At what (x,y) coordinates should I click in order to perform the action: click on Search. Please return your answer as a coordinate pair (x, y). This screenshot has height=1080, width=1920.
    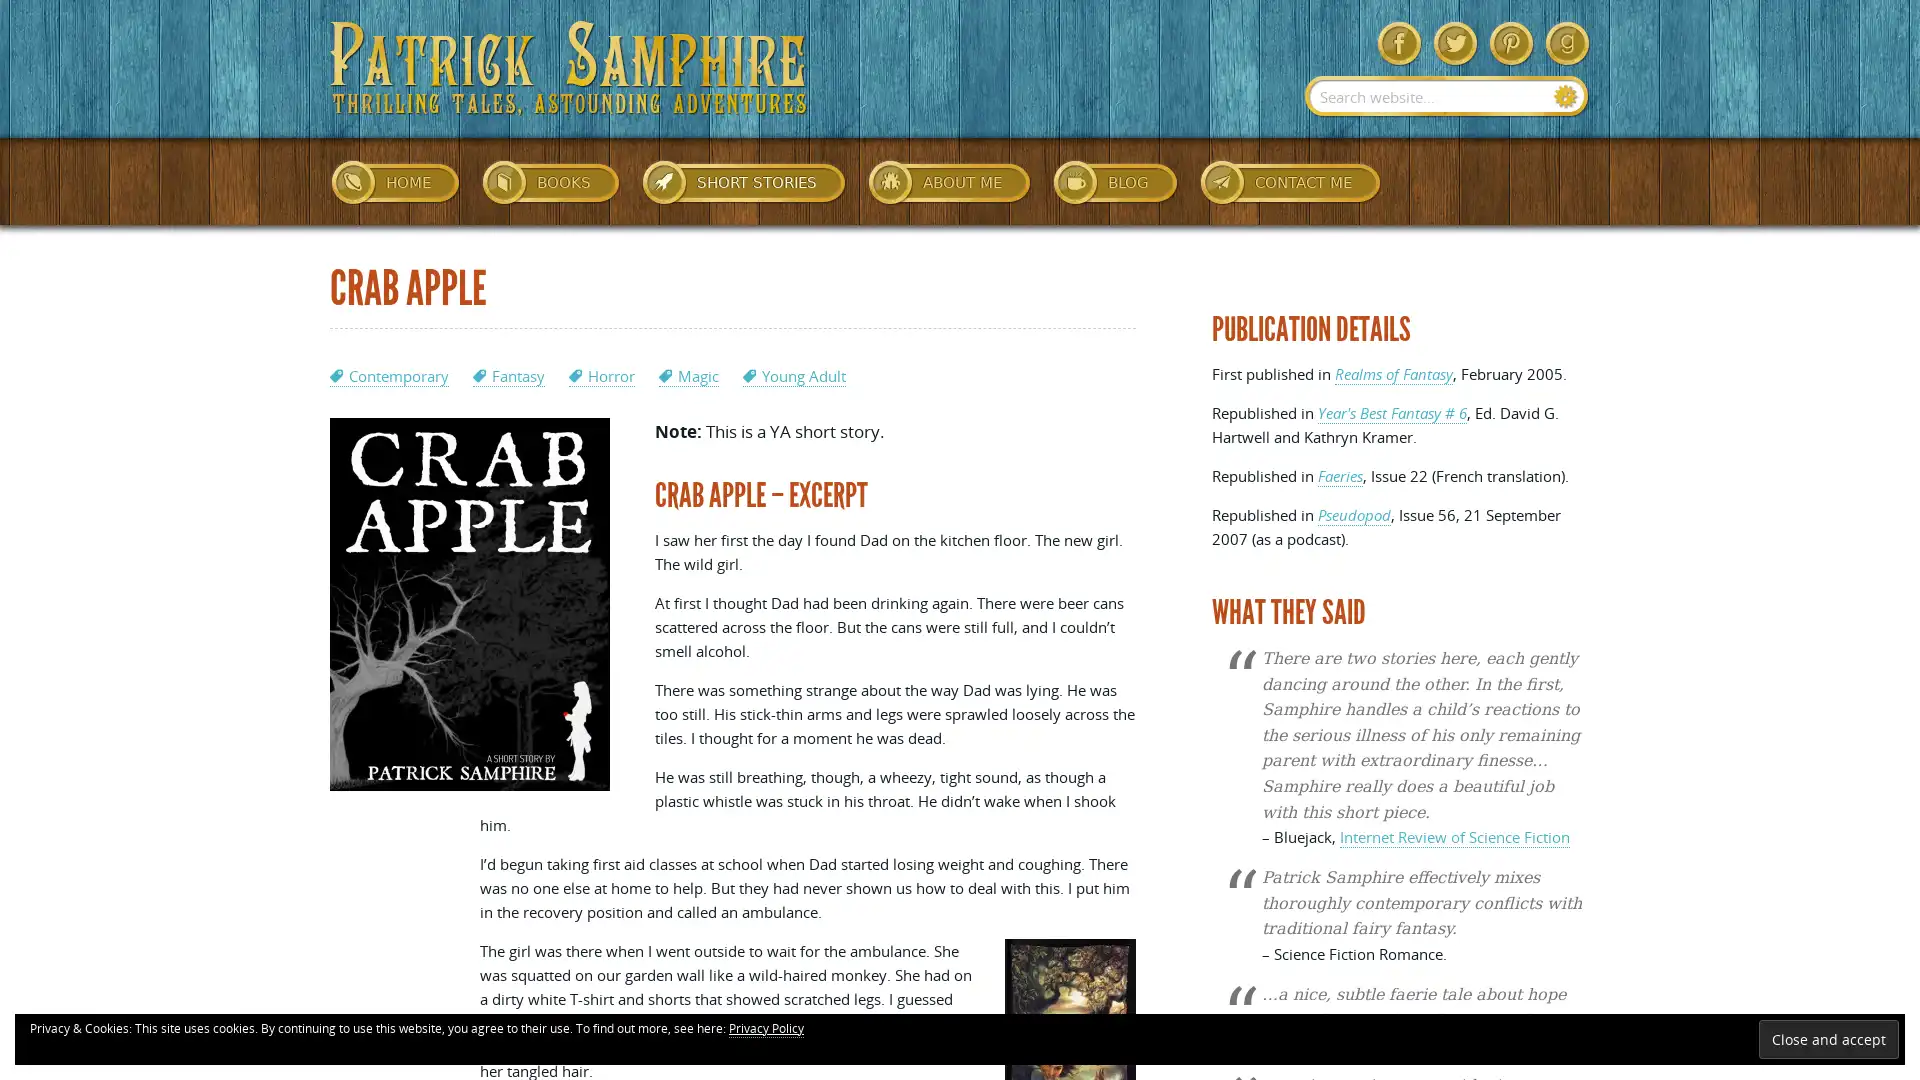
    Looking at the image, I should click on (1565, 96).